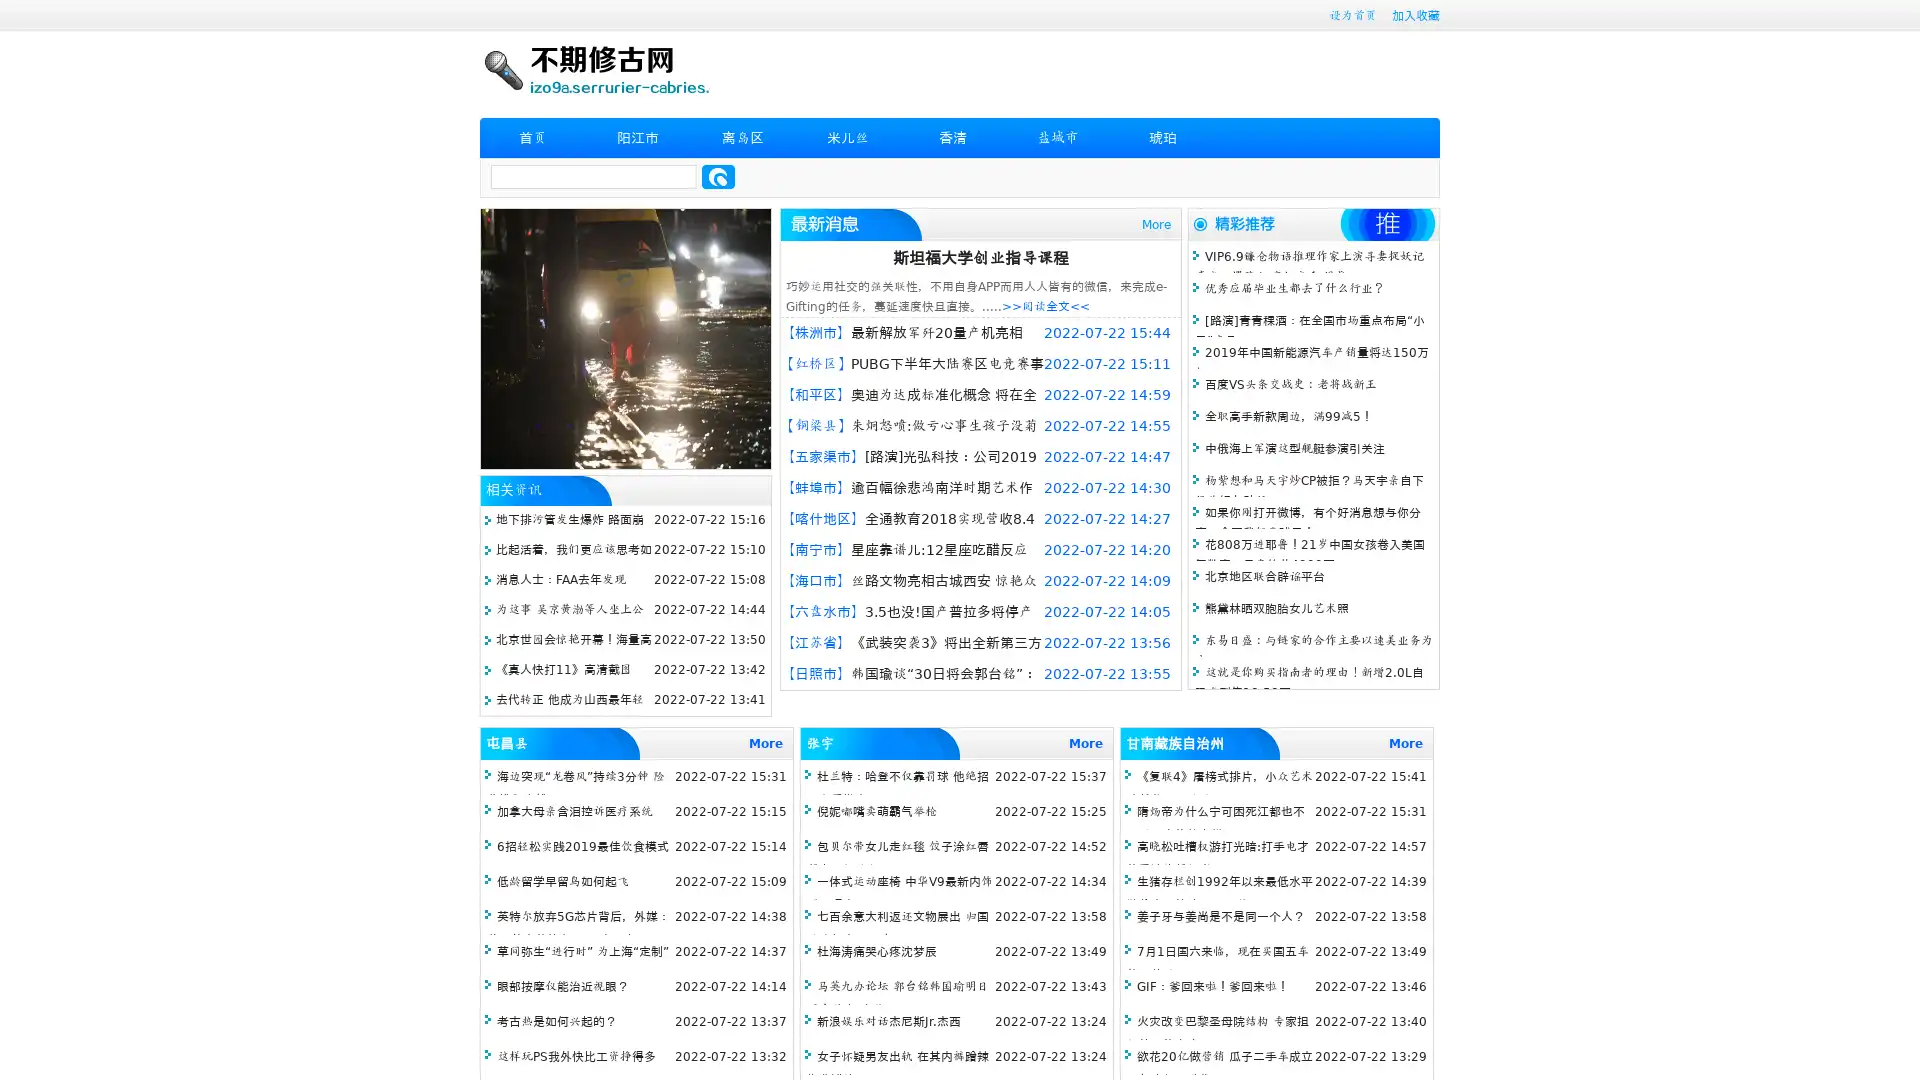 The width and height of the screenshot is (1920, 1080). Describe the element at coordinates (718, 176) in the screenshot. I see `Search` at that location.